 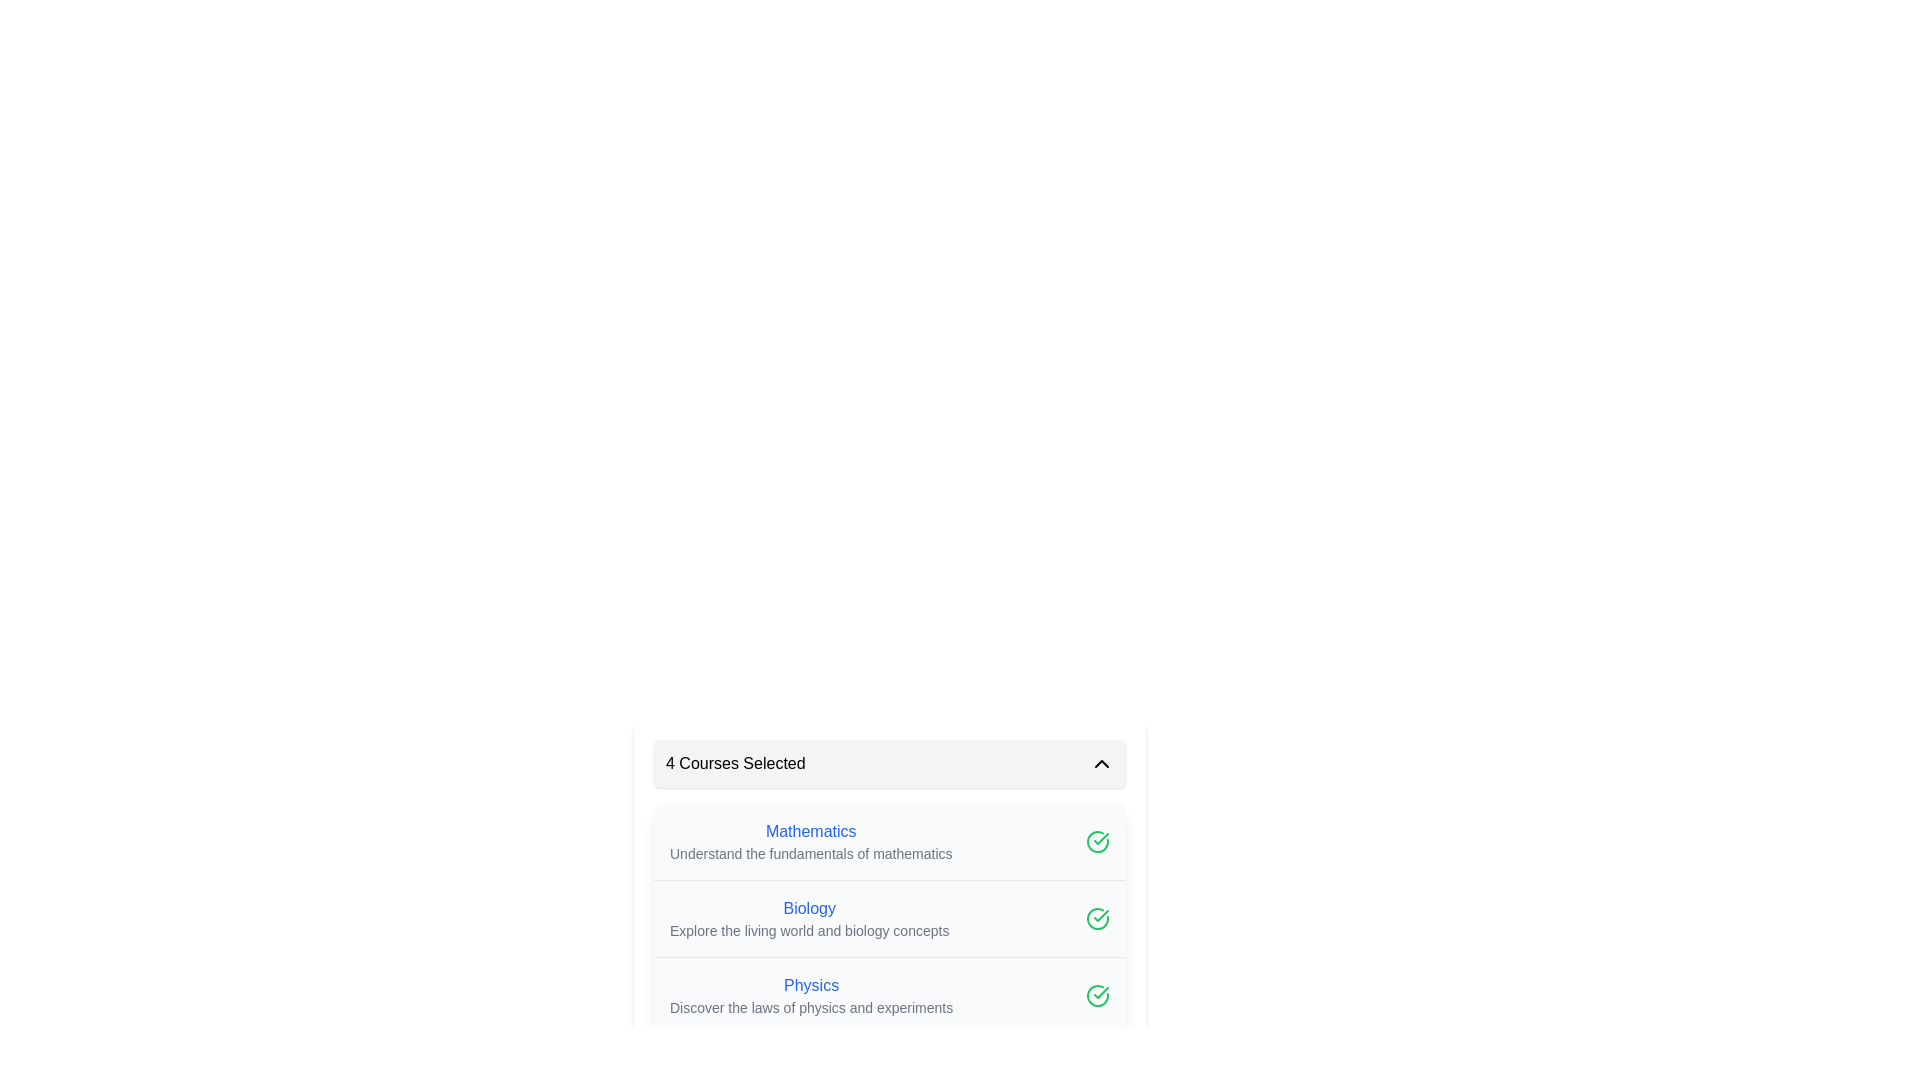 I want to click on the circular icon with a green checkmark located at the far-right side of the Physics course row under '4 Courses Selected', so click(x=1097, y=995).